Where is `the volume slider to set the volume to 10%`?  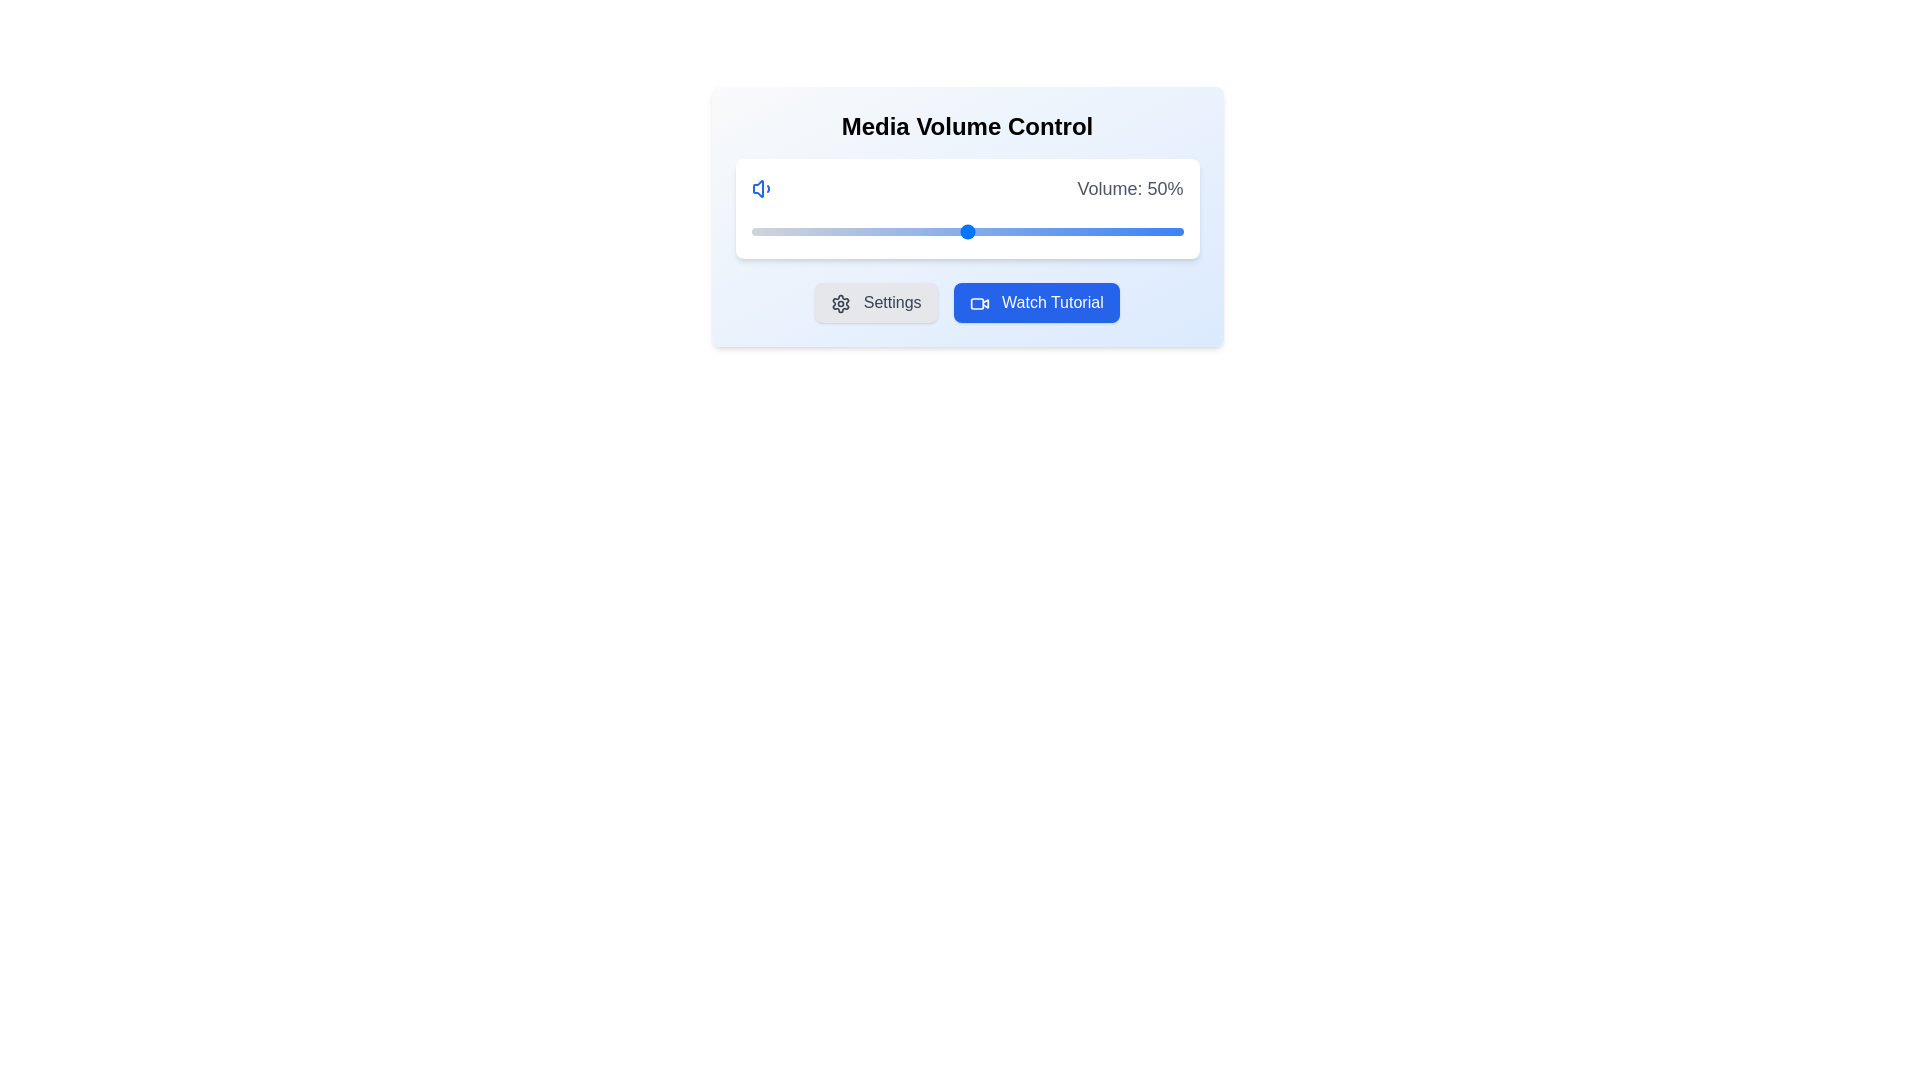 the volume slider to set the volume to 10% is located at coordinates (793, 230).